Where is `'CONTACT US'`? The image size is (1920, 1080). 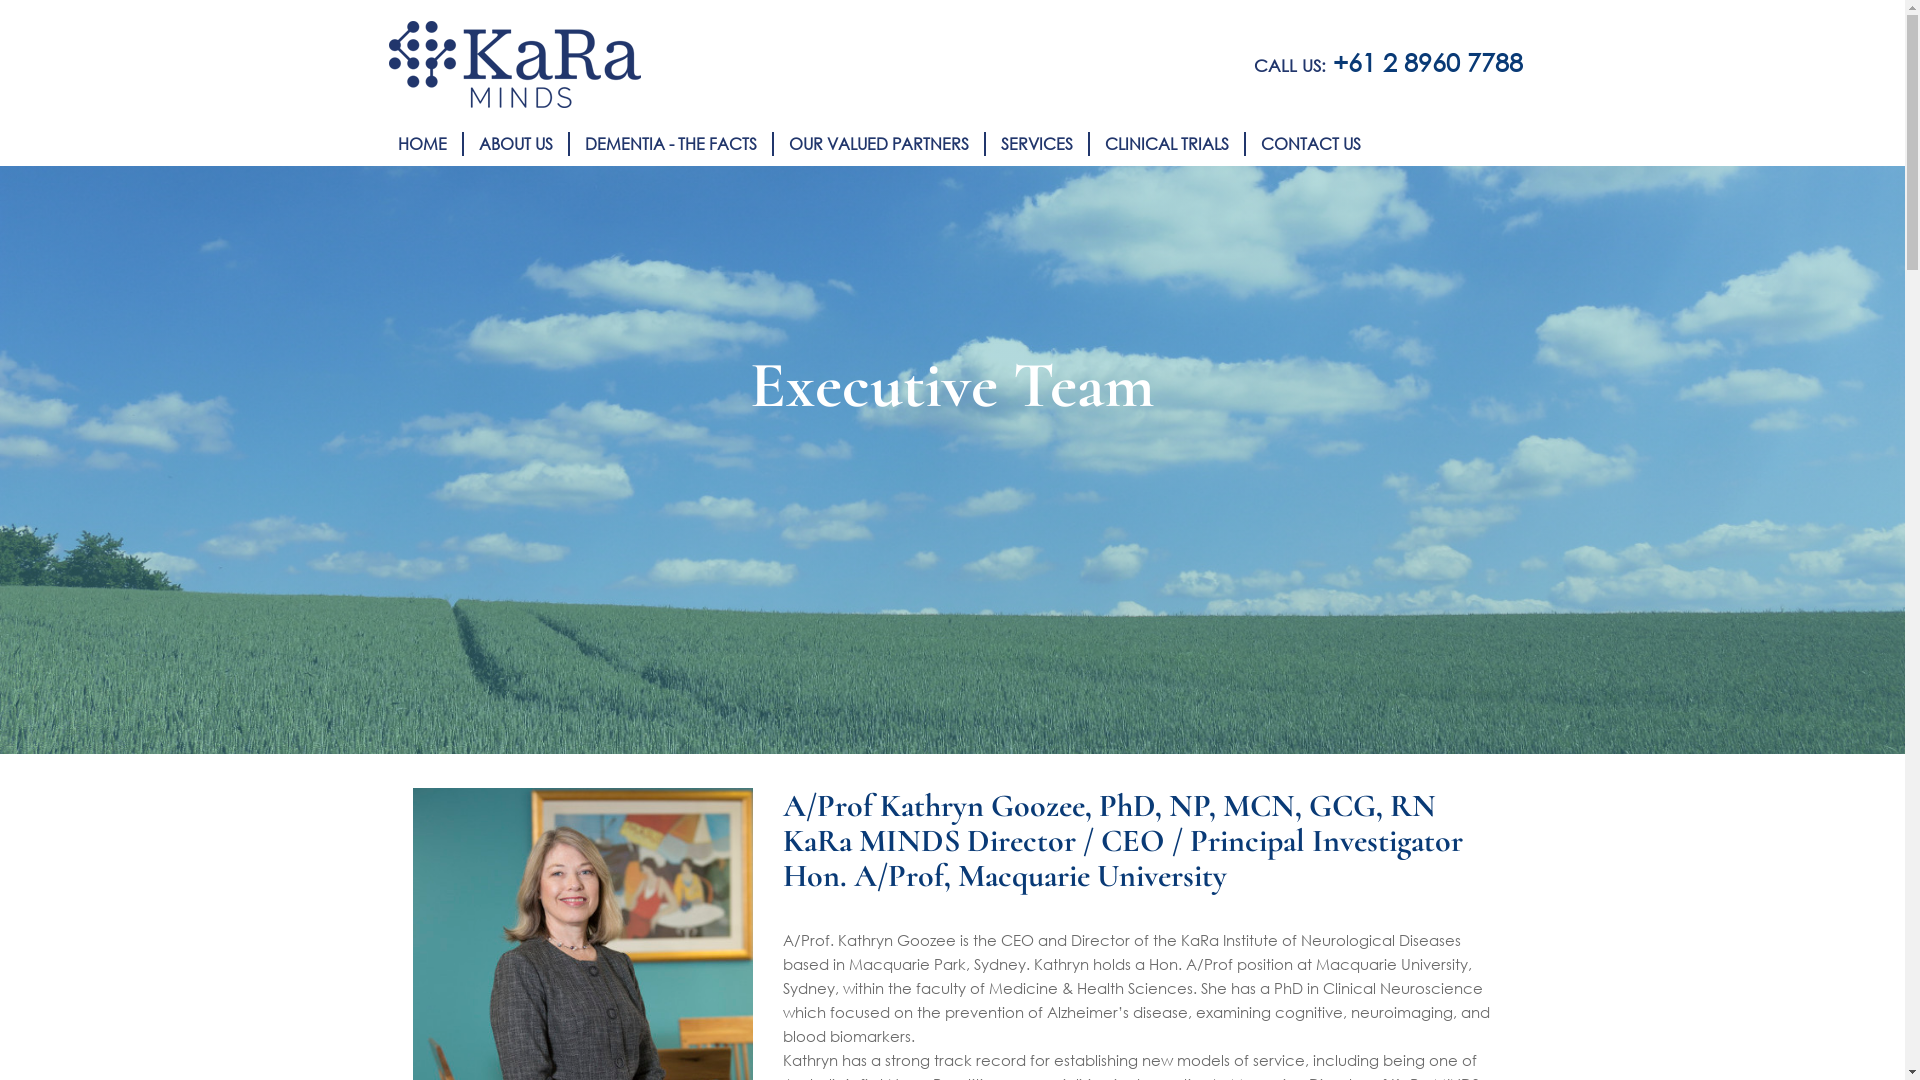
'CONTACT US' is located at coordinates (1310, 142).